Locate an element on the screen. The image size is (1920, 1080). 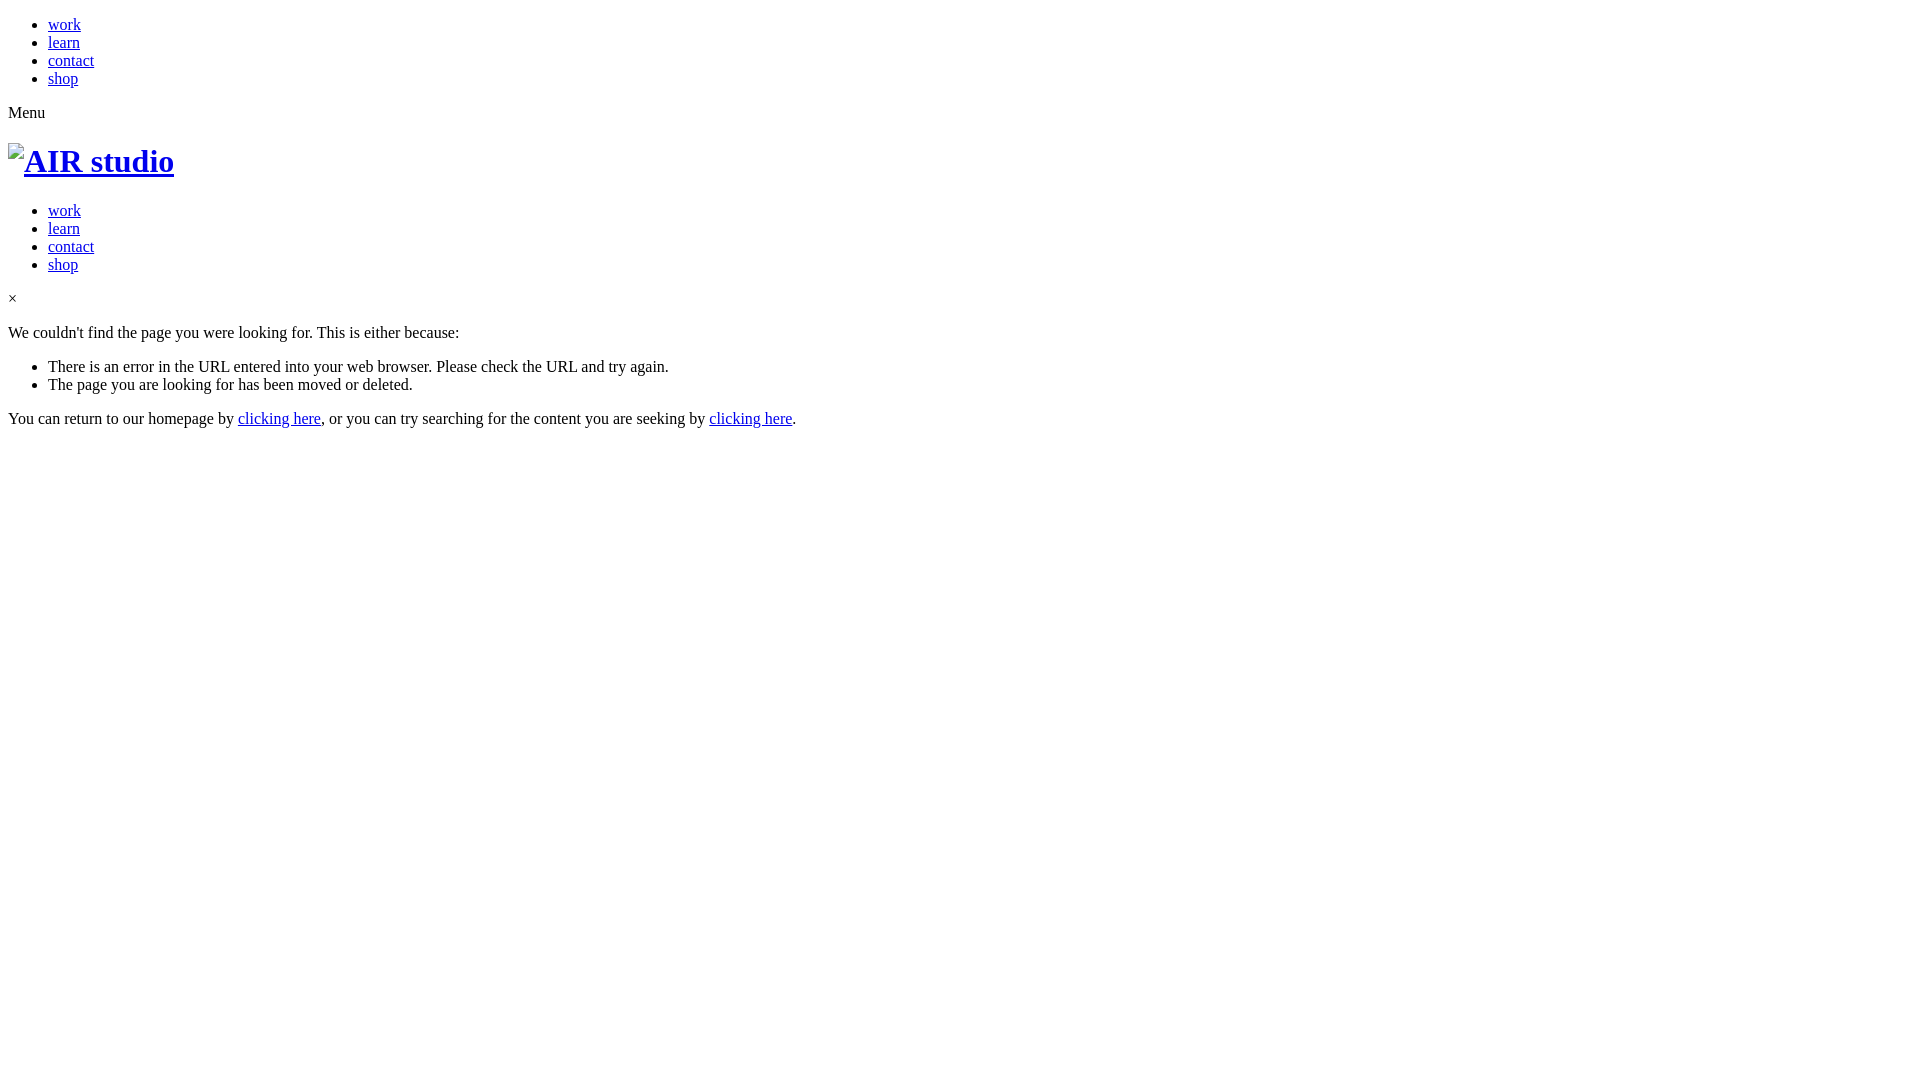
'work' is located at coordinates (64, 210).